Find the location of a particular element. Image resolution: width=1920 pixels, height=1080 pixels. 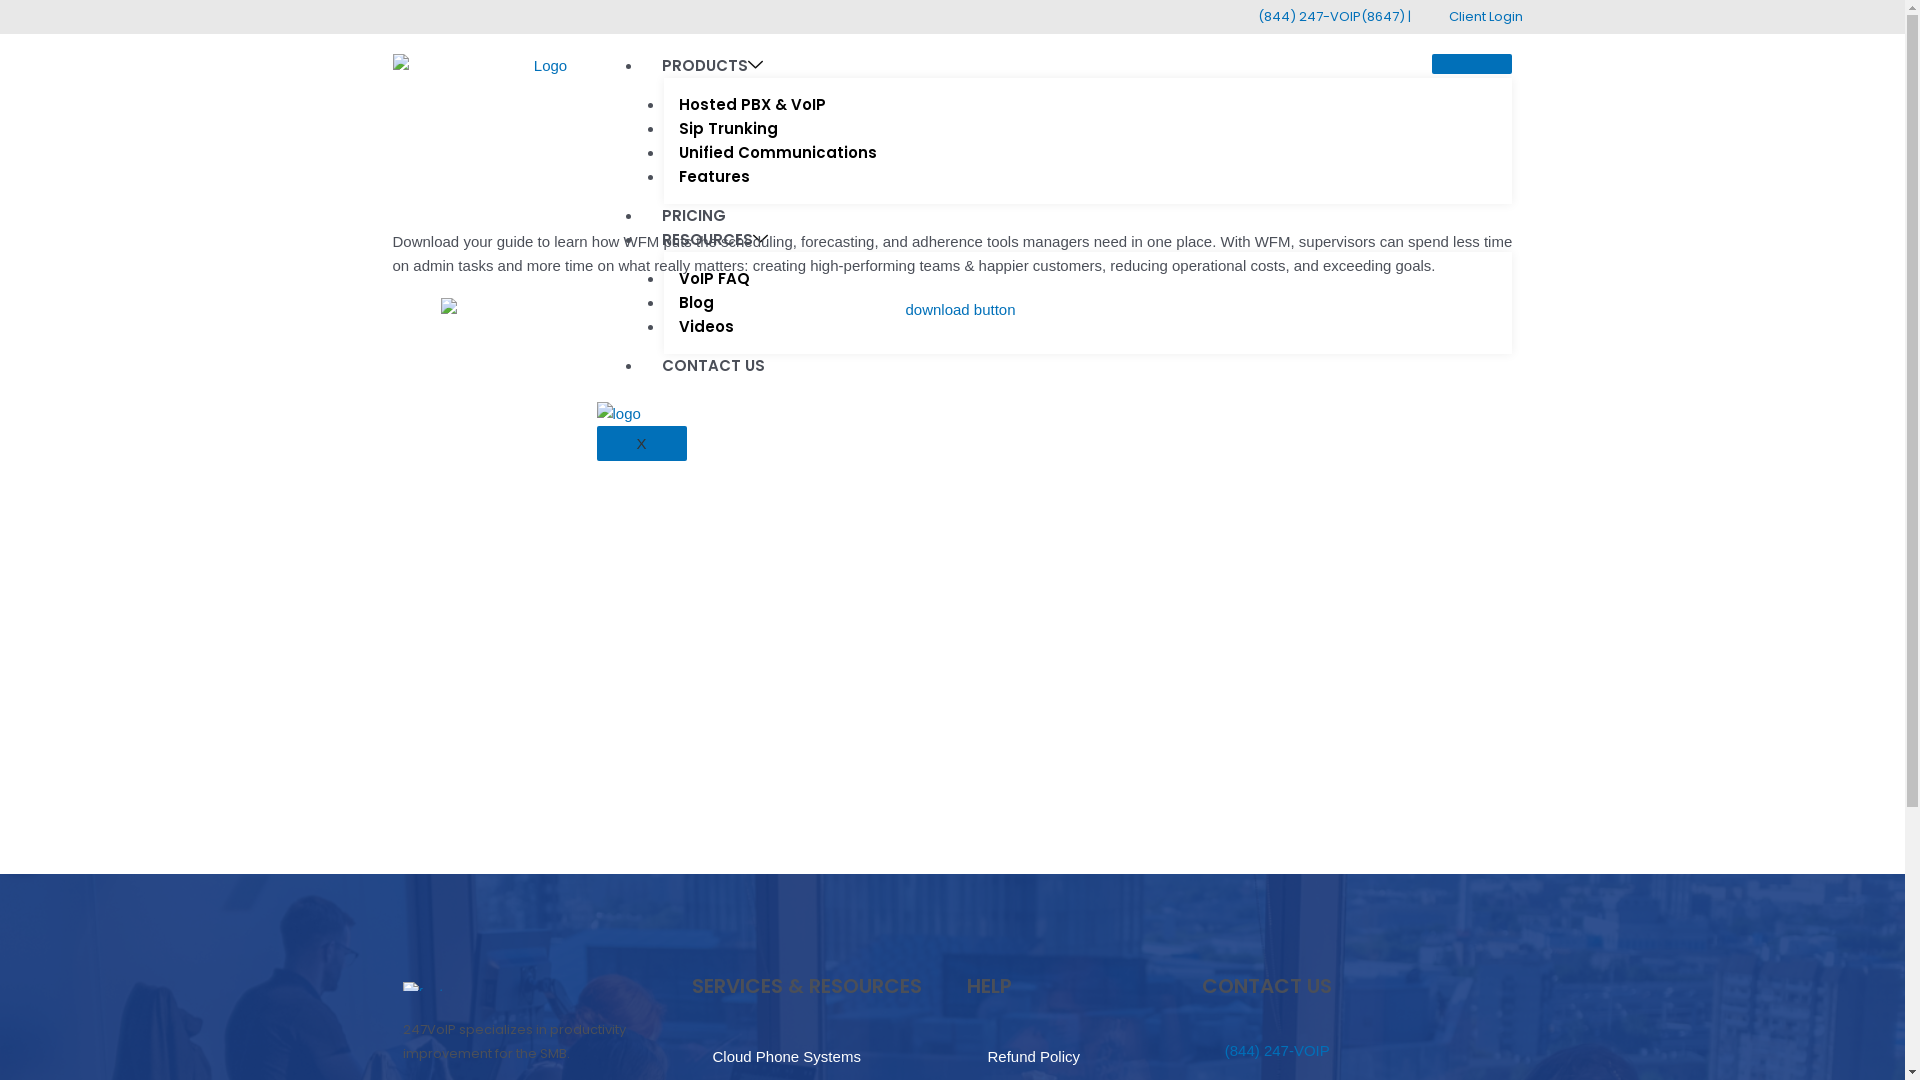

'Features' is located at coordinates (714, 175).